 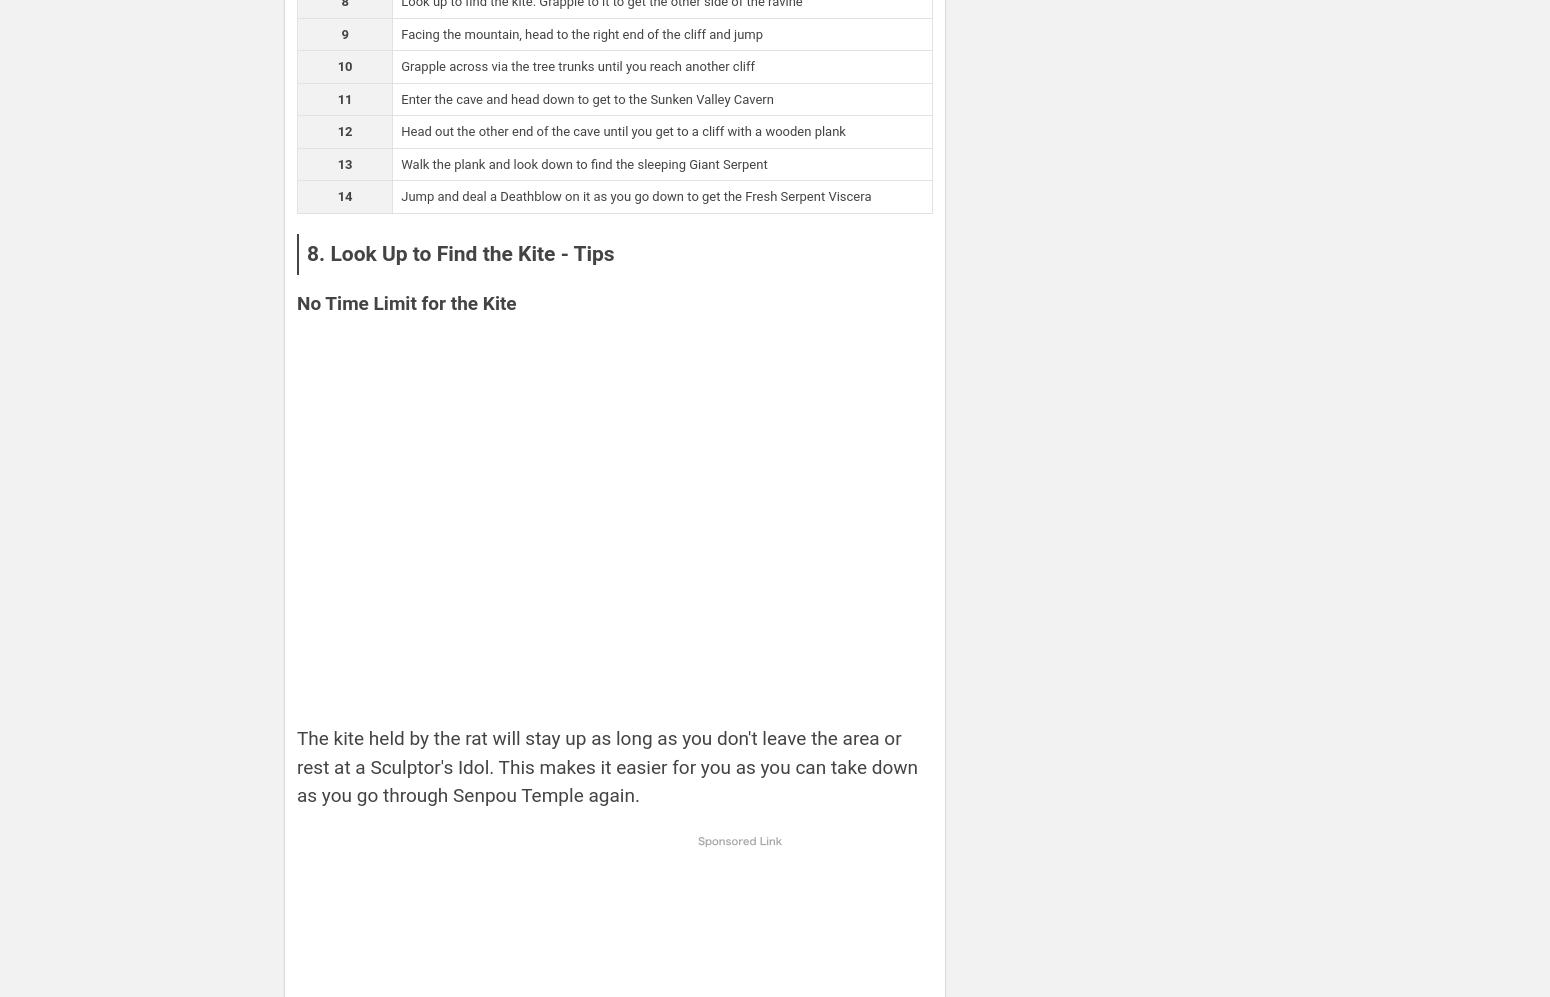 I want to click on 'Head out the other end of the cave until you get to a cliff with a wooden plank', so click(x=621, y=131).